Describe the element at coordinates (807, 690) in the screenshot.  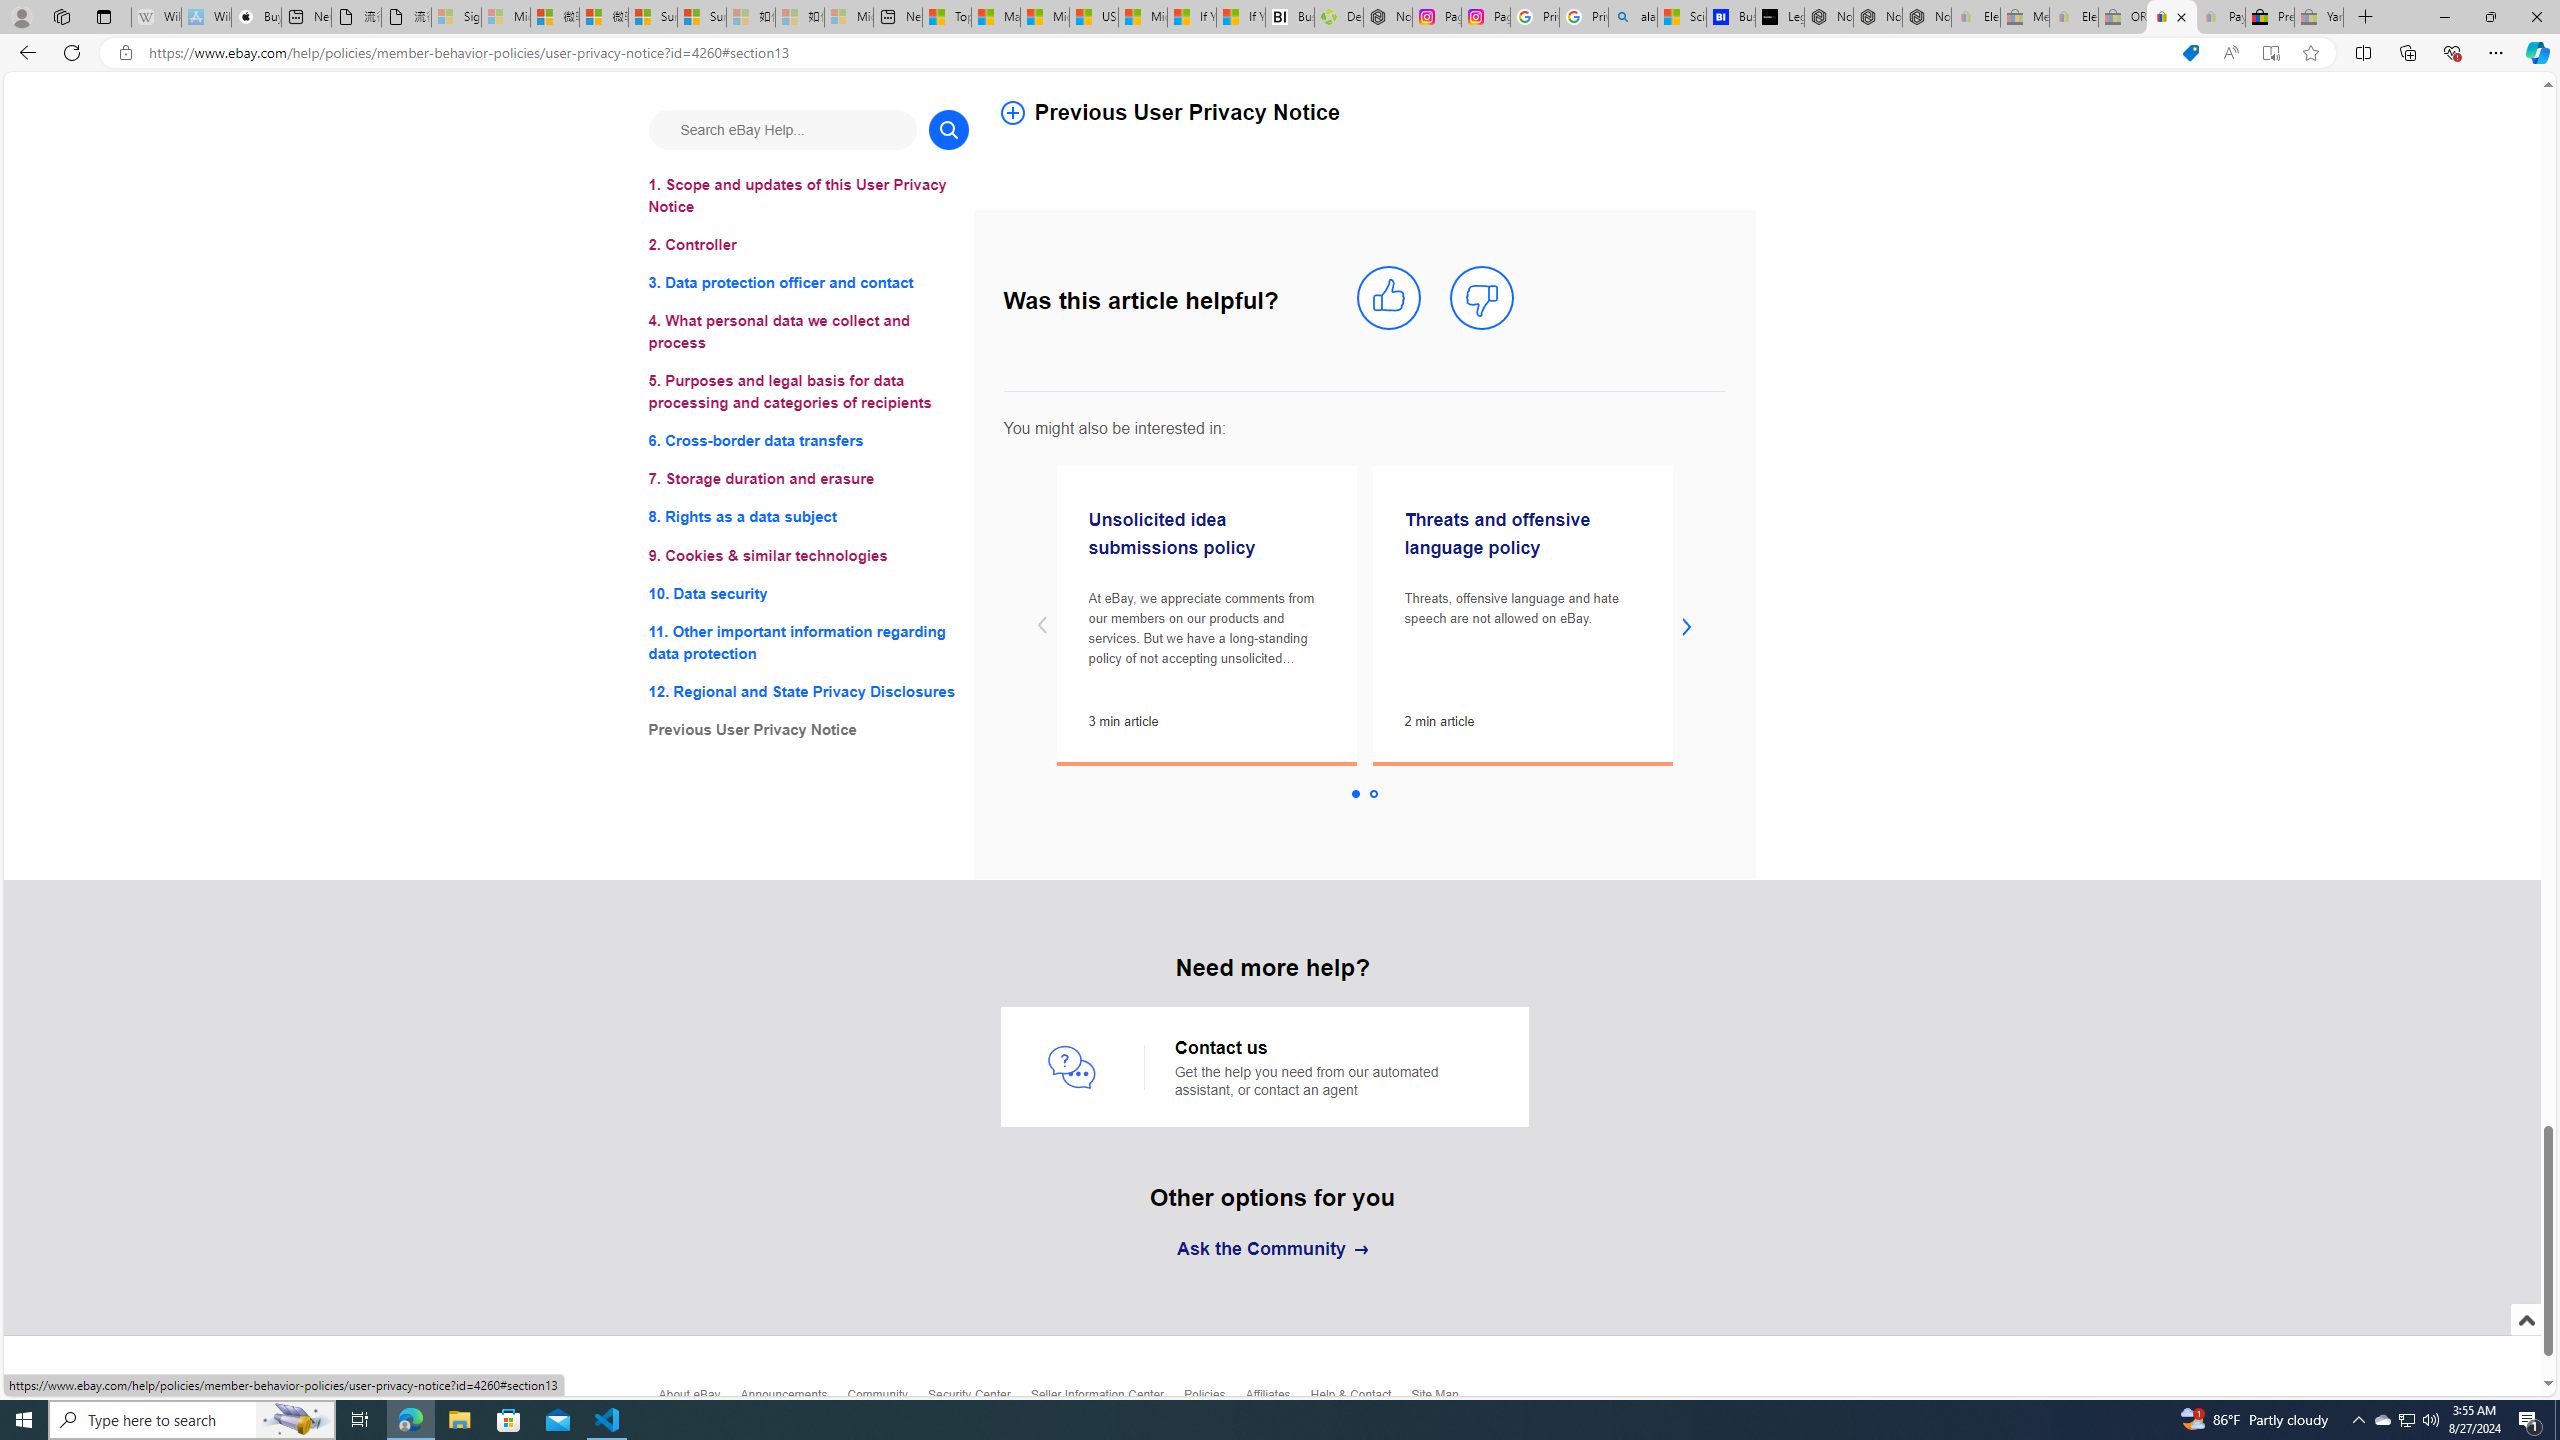
I see `'12. Regional and State Privacy Disclosures'` at that location.